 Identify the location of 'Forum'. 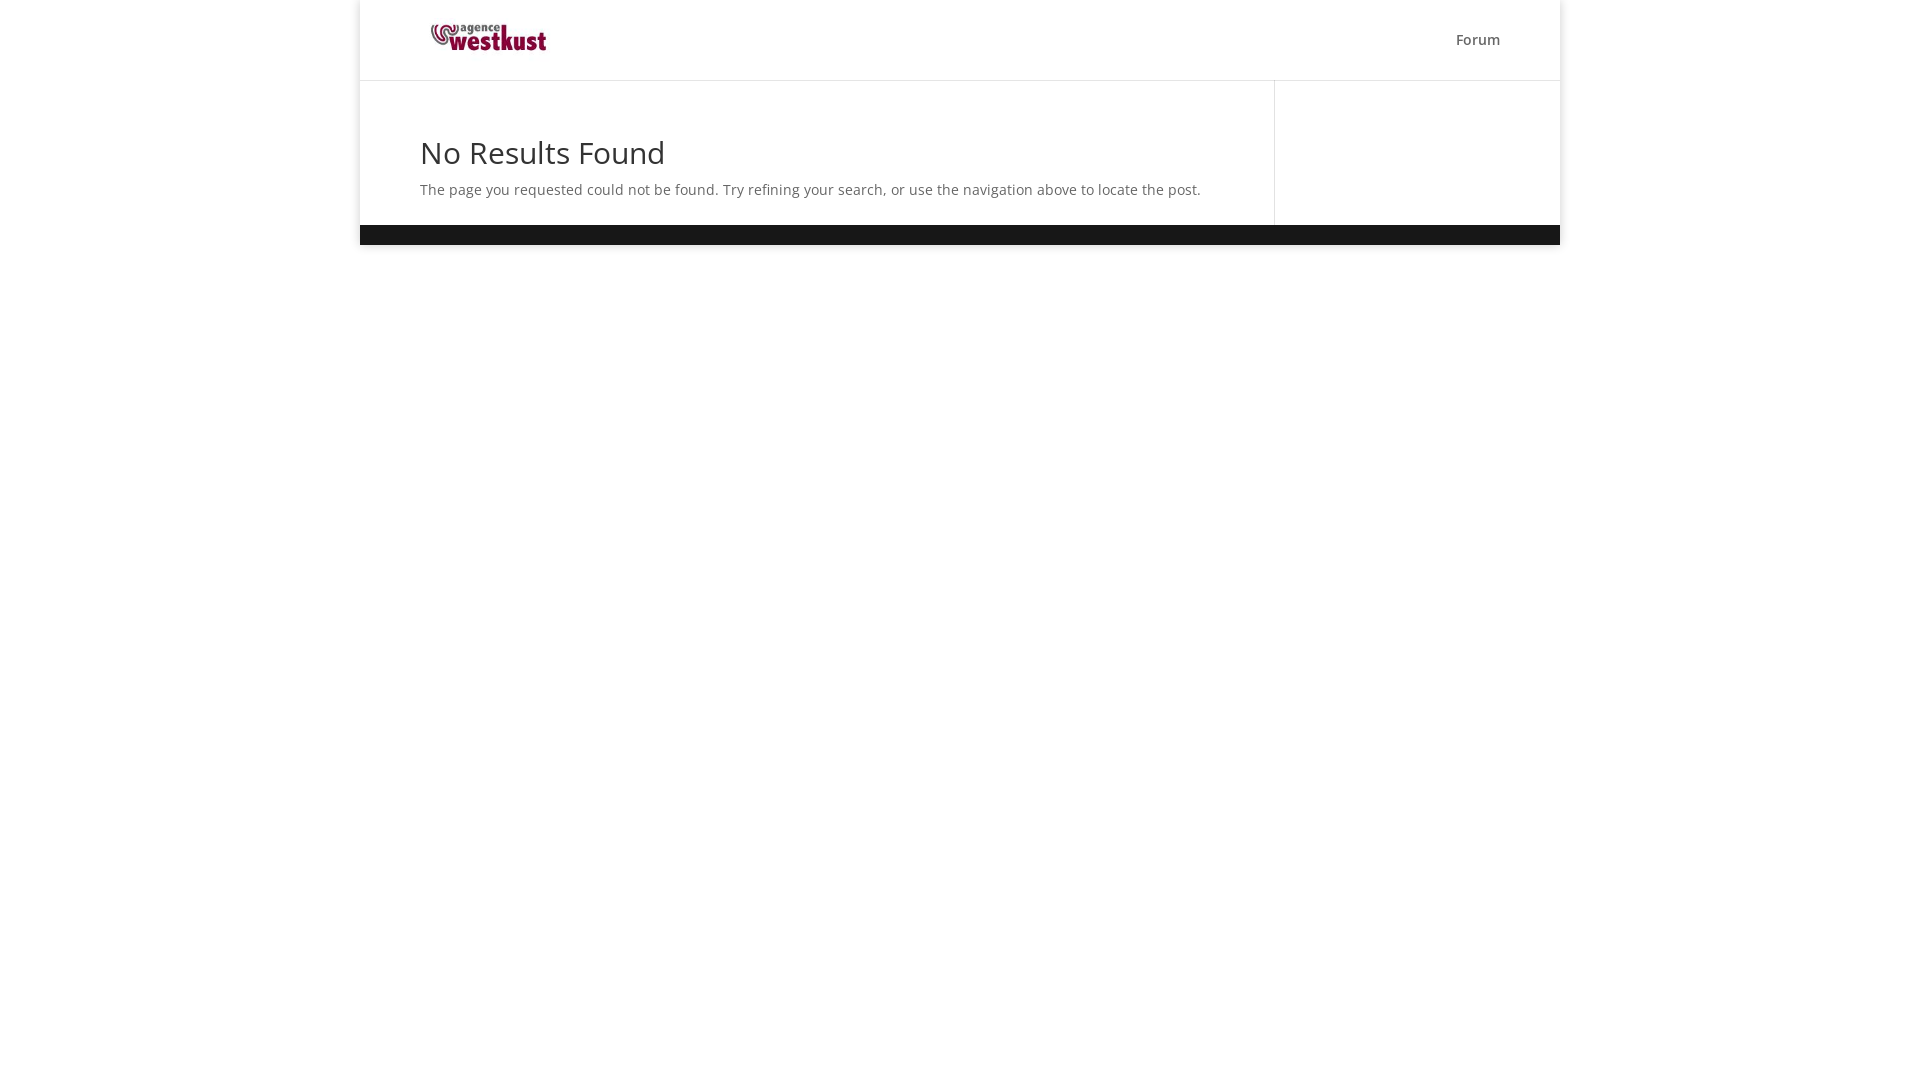
(1455, 55).